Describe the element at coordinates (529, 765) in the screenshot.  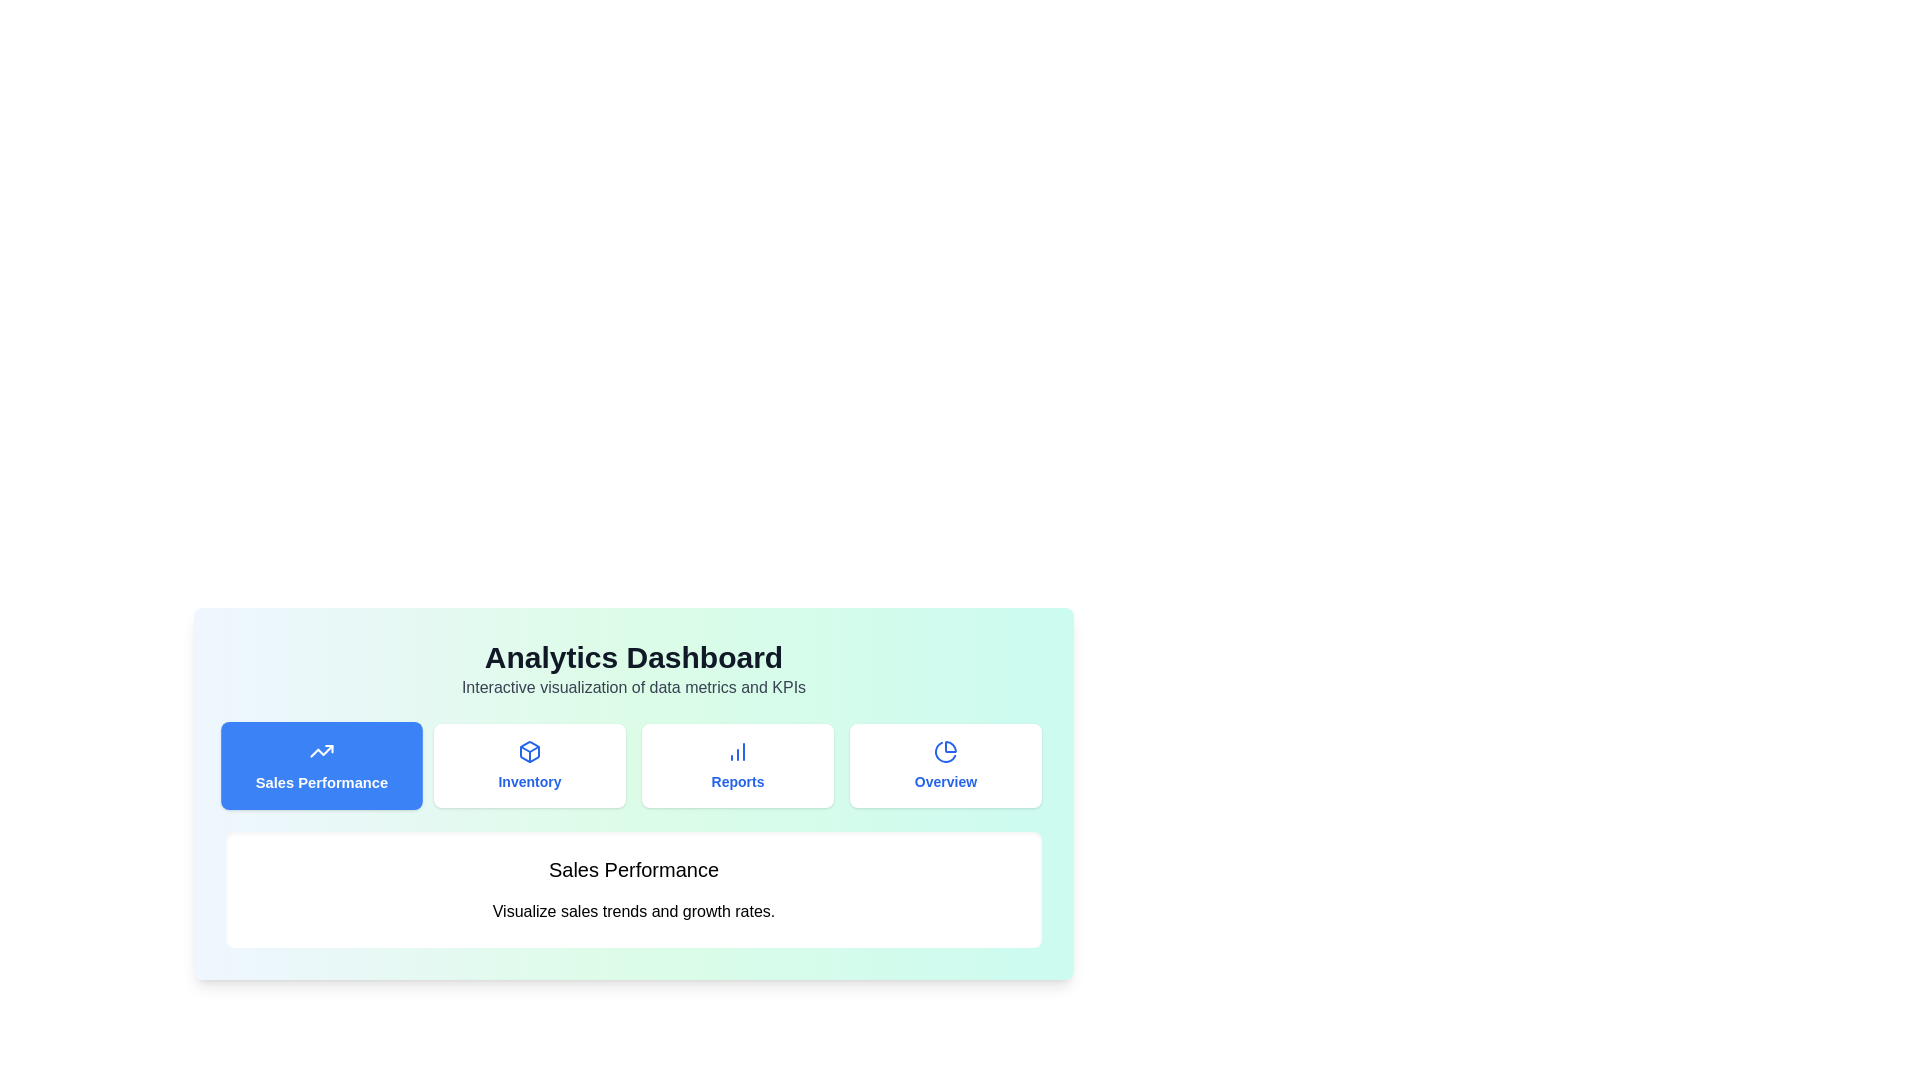
I see `the tab labeled Inventory` at that location.